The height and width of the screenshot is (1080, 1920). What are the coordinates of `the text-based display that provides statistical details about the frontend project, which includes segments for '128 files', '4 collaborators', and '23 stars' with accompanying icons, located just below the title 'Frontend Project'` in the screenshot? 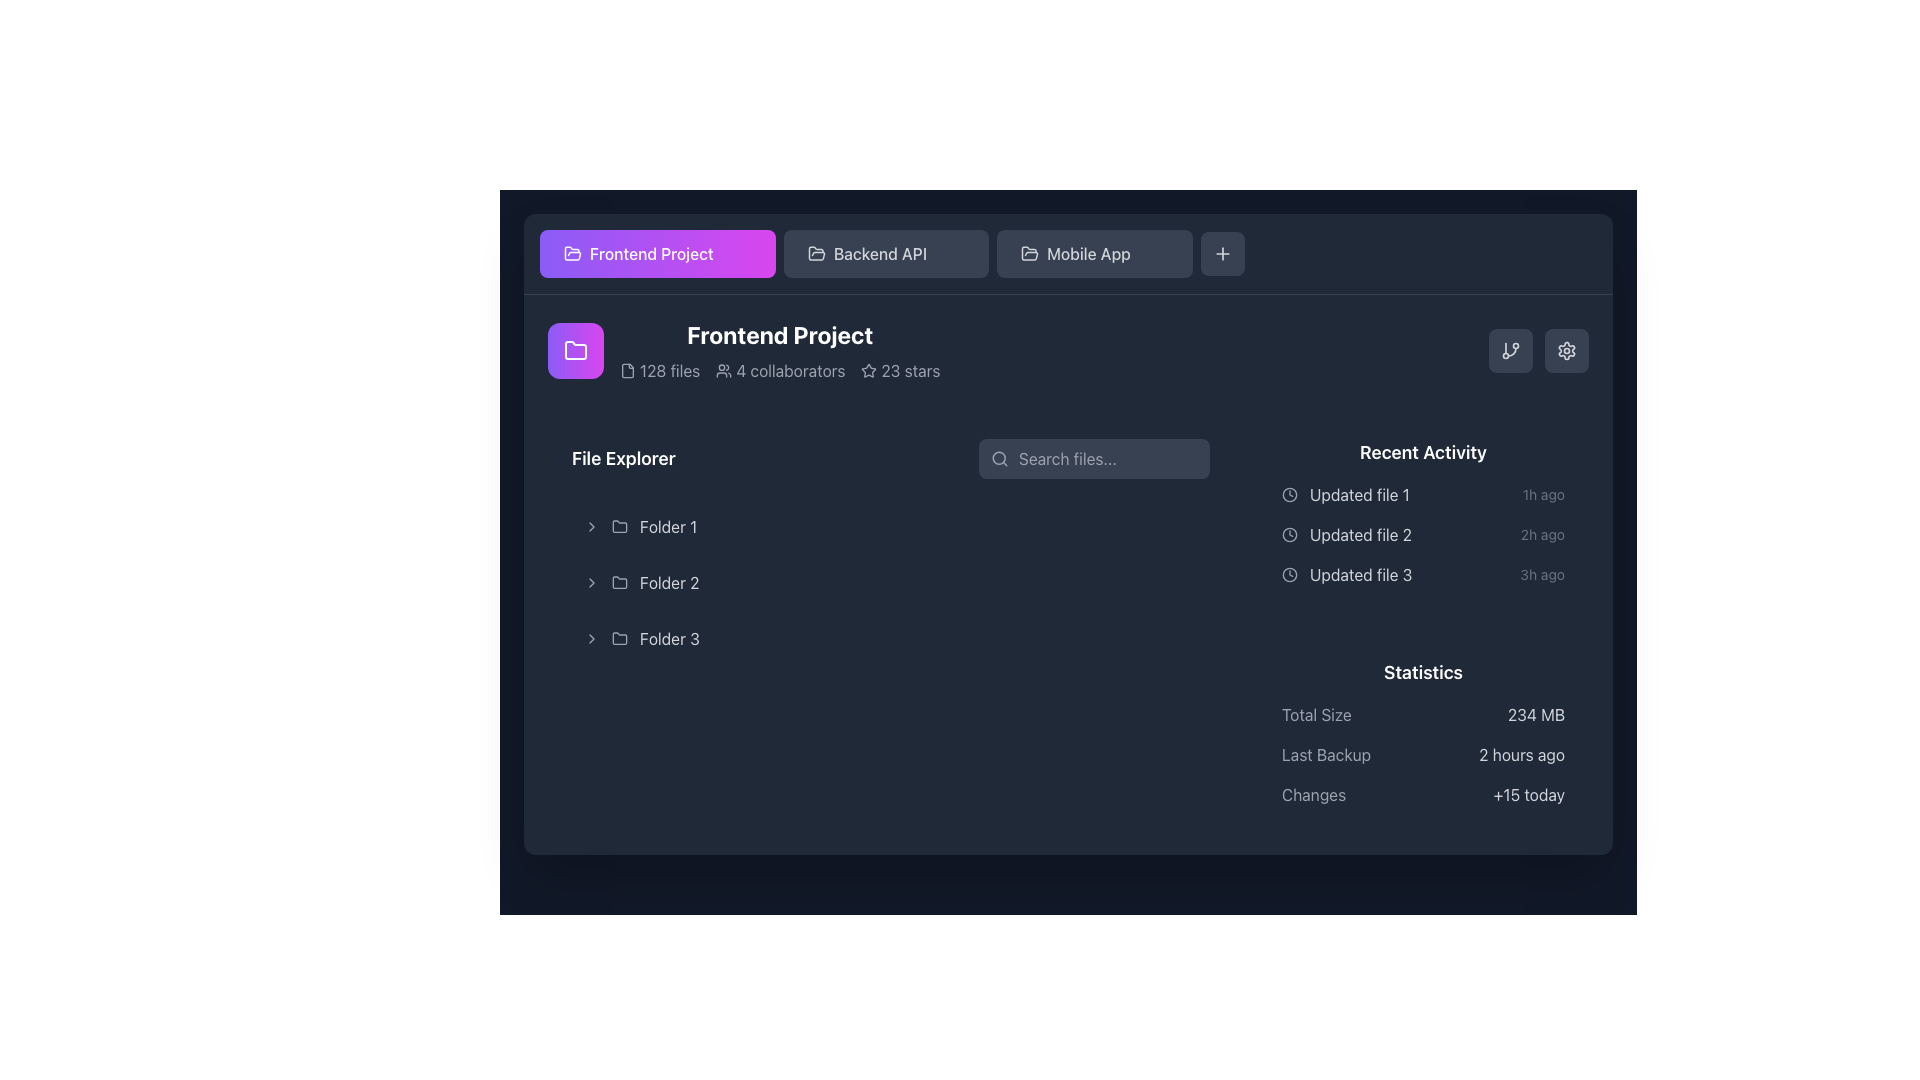 It's located at (779, 370).